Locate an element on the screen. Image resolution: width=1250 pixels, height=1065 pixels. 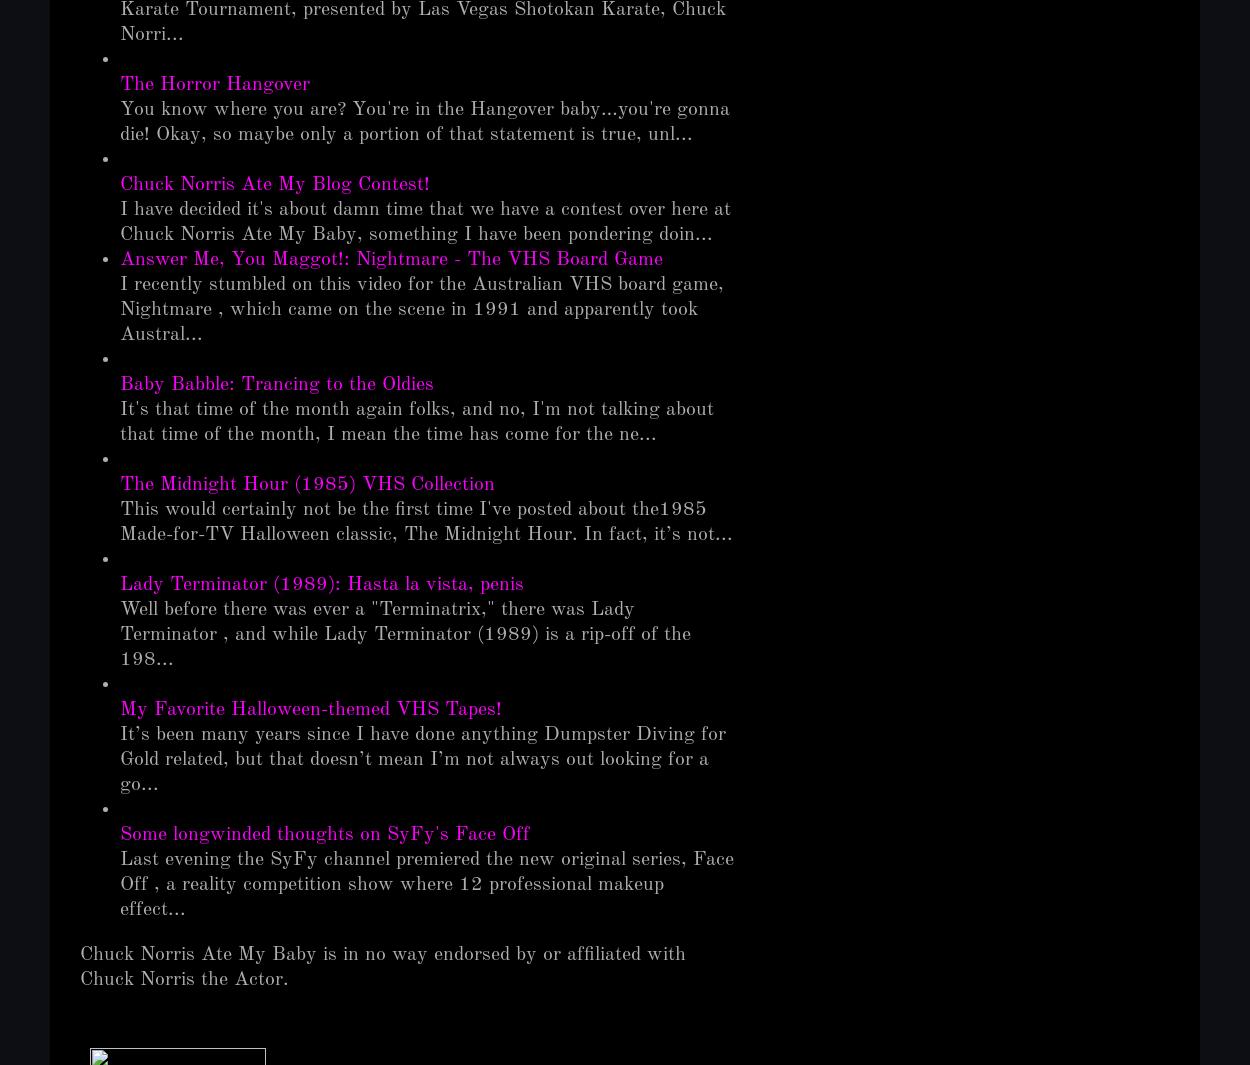
'I recently stumbled on this video for the Australian VHS board game, Nightmare , which came on the scene in 1991 and apparently took Austral...' is located at coordinates (422, 307).